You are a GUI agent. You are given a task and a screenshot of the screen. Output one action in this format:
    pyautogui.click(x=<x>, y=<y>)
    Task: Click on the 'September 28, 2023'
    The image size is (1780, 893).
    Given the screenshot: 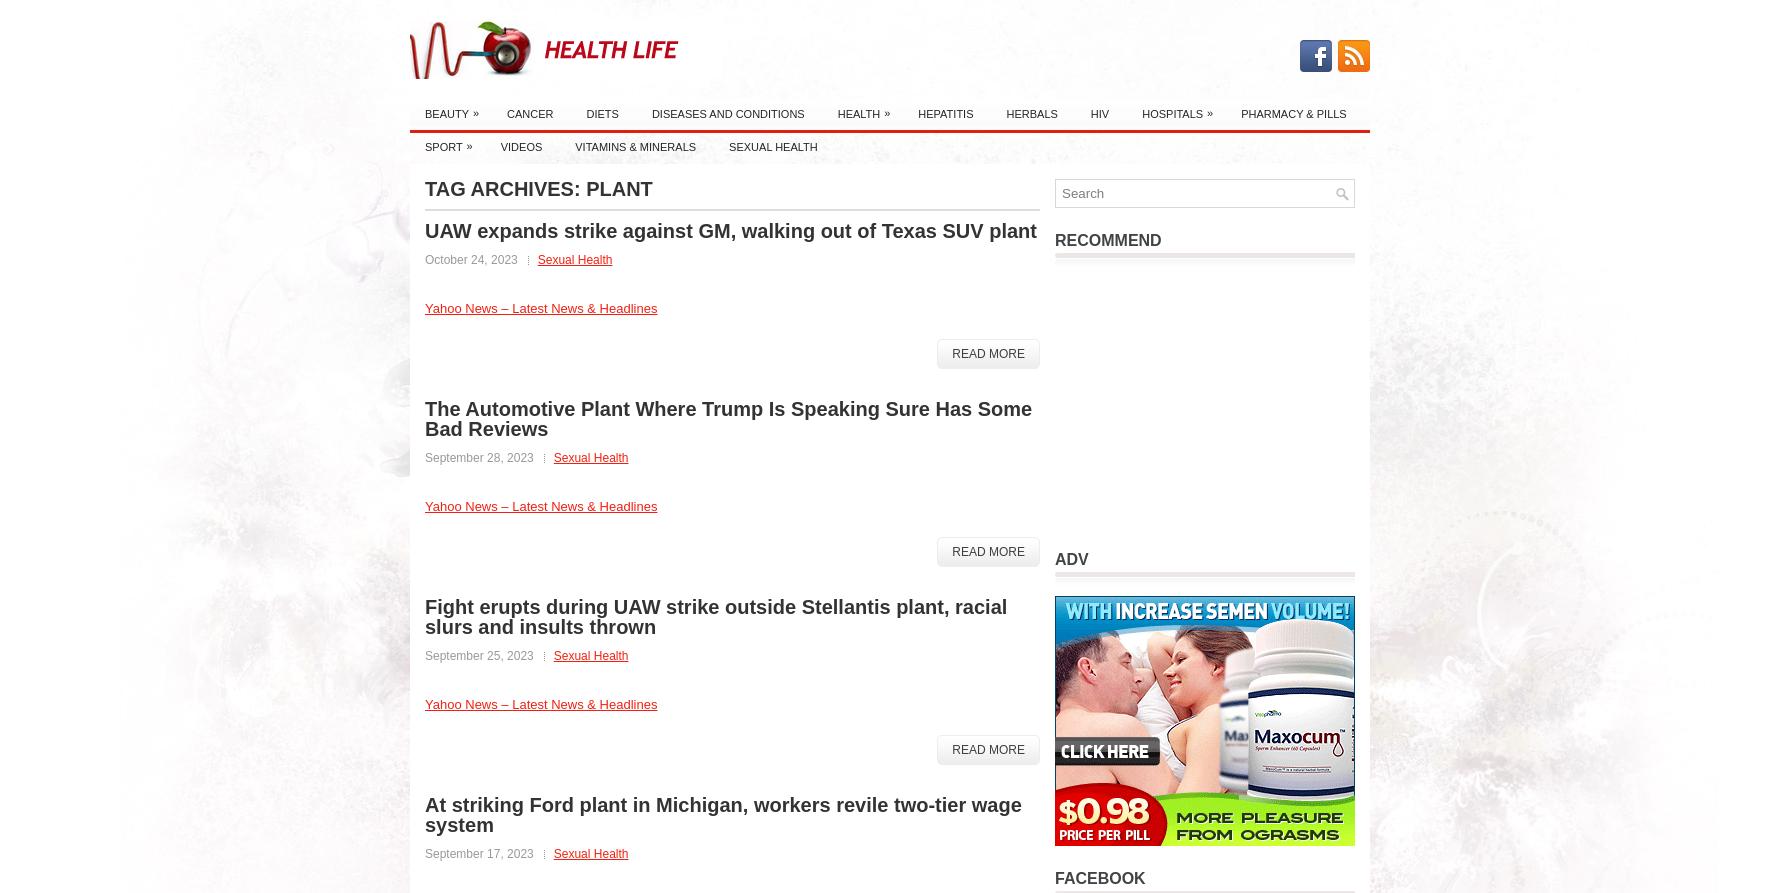 What is the action you would take?
    pyautogui.click(x=478, y=457)
    